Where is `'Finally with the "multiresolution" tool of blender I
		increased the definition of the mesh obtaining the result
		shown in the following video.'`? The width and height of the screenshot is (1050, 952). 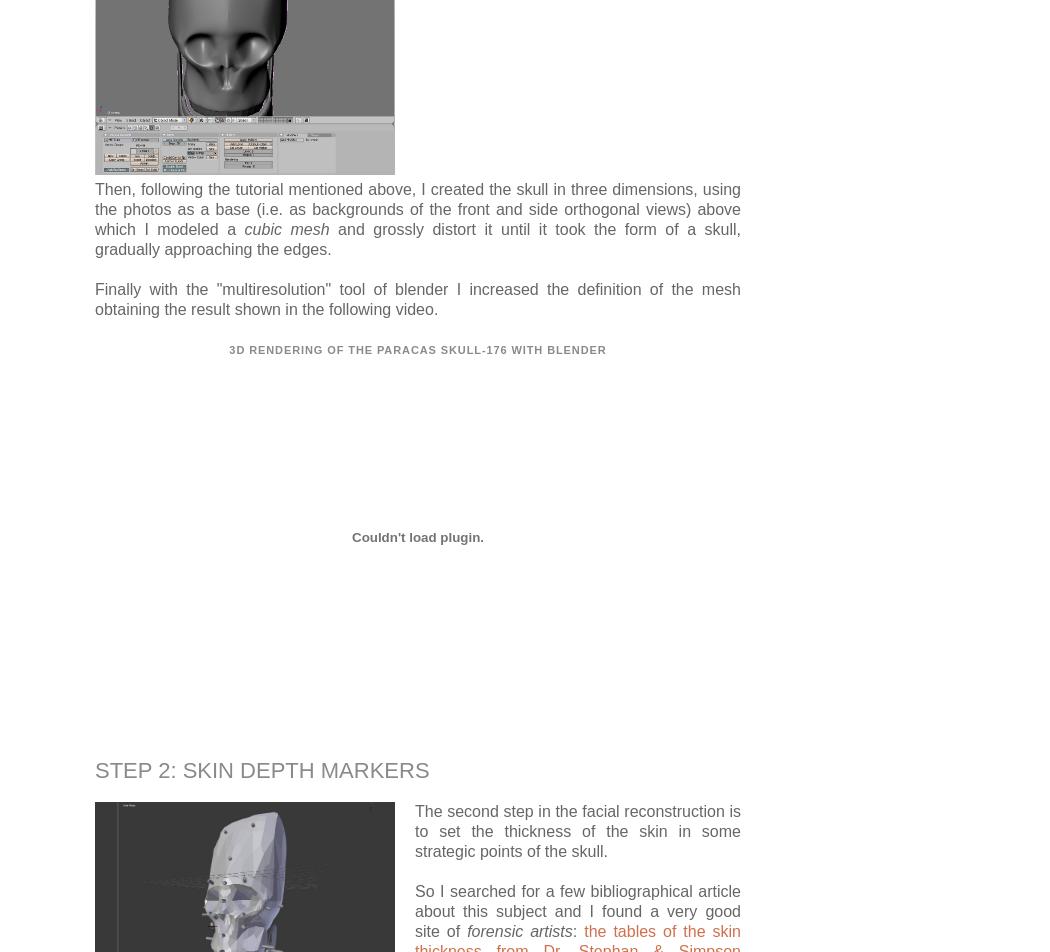
'Finally with the "multiresolution" tool of blender I
		increased the definition of the mesh obtaining the result
		shown in the following video.' is located at coordinates (95, 298).